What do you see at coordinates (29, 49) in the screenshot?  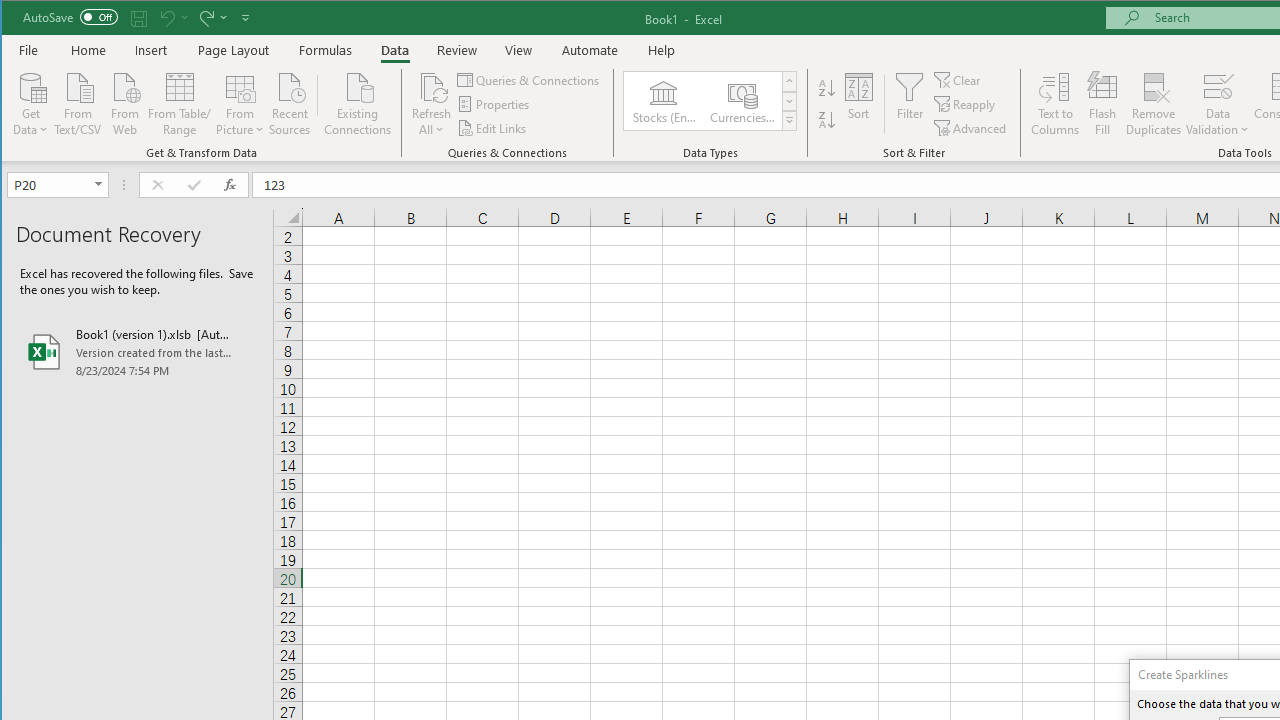 I see `'File Tab'` at bounding box center [29, 49].